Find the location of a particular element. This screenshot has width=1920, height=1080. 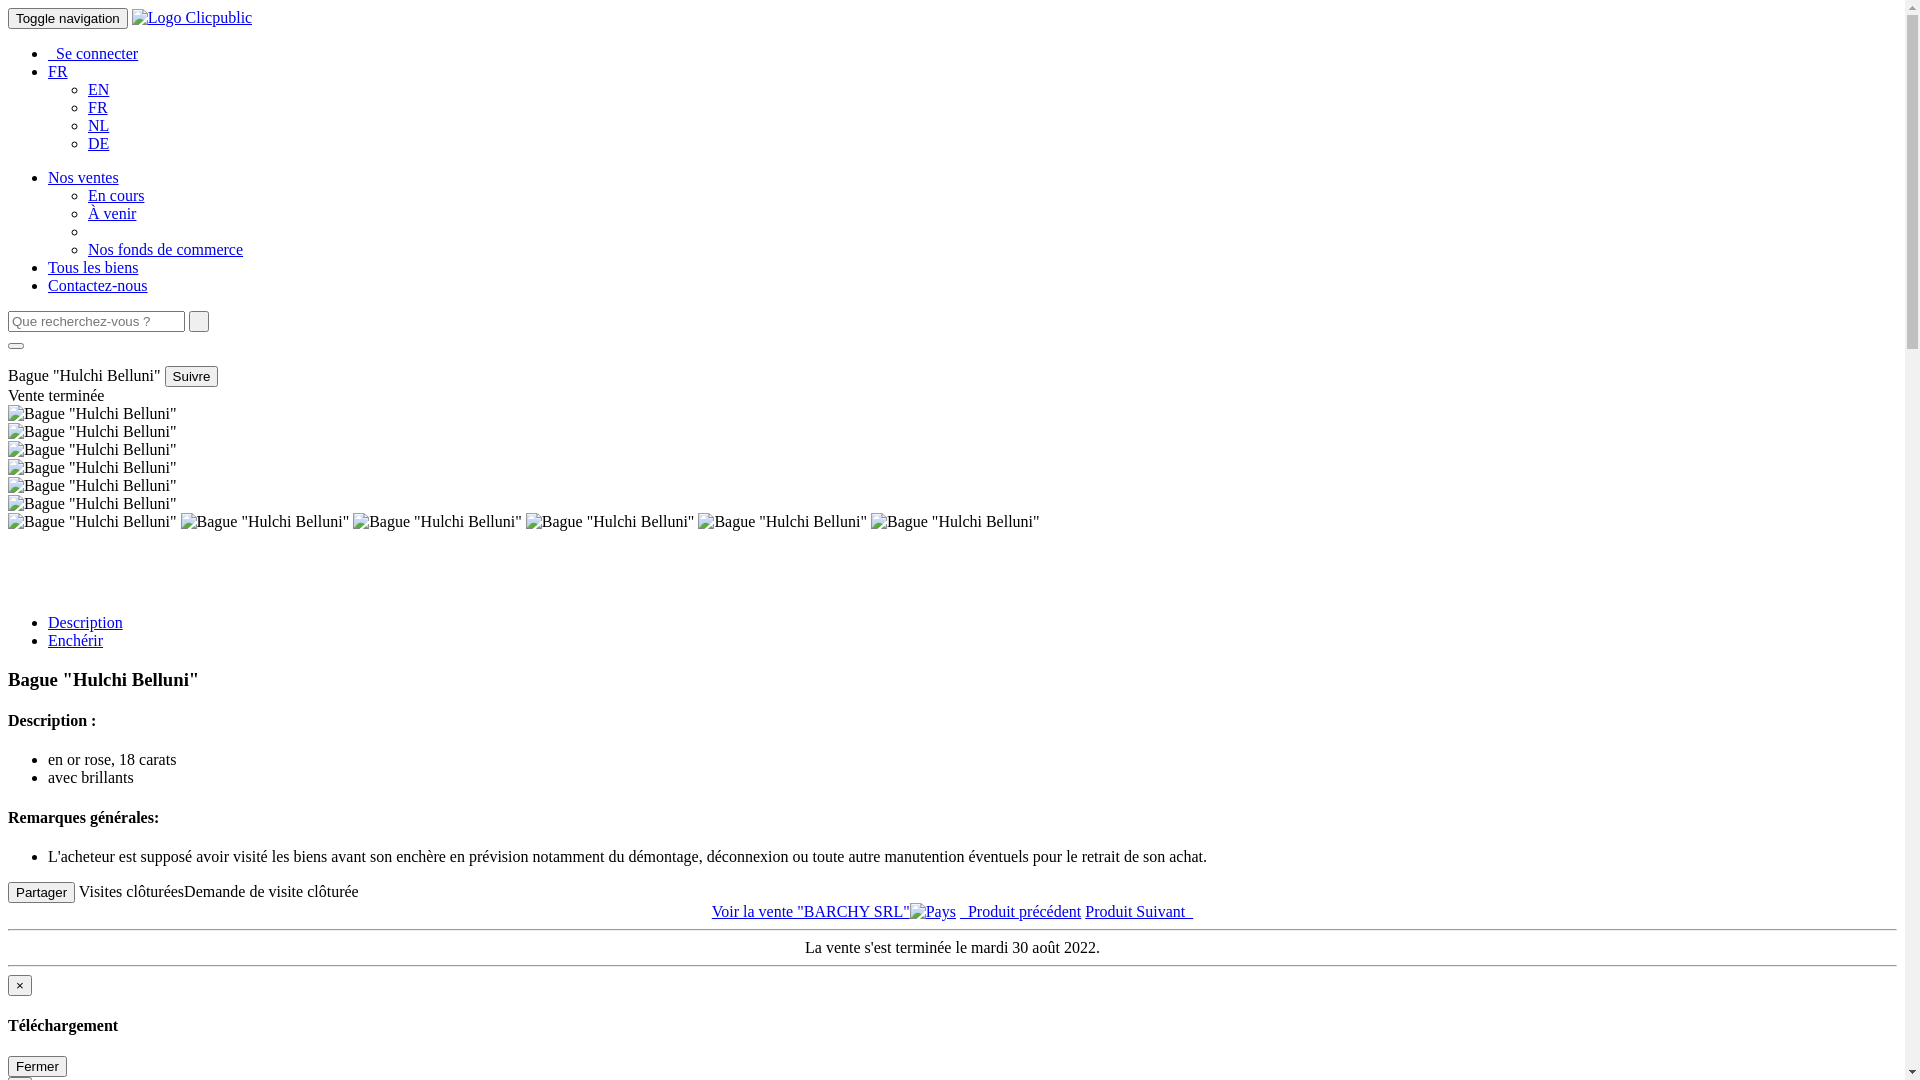

'En cours' is located at coordinates (114, 195).